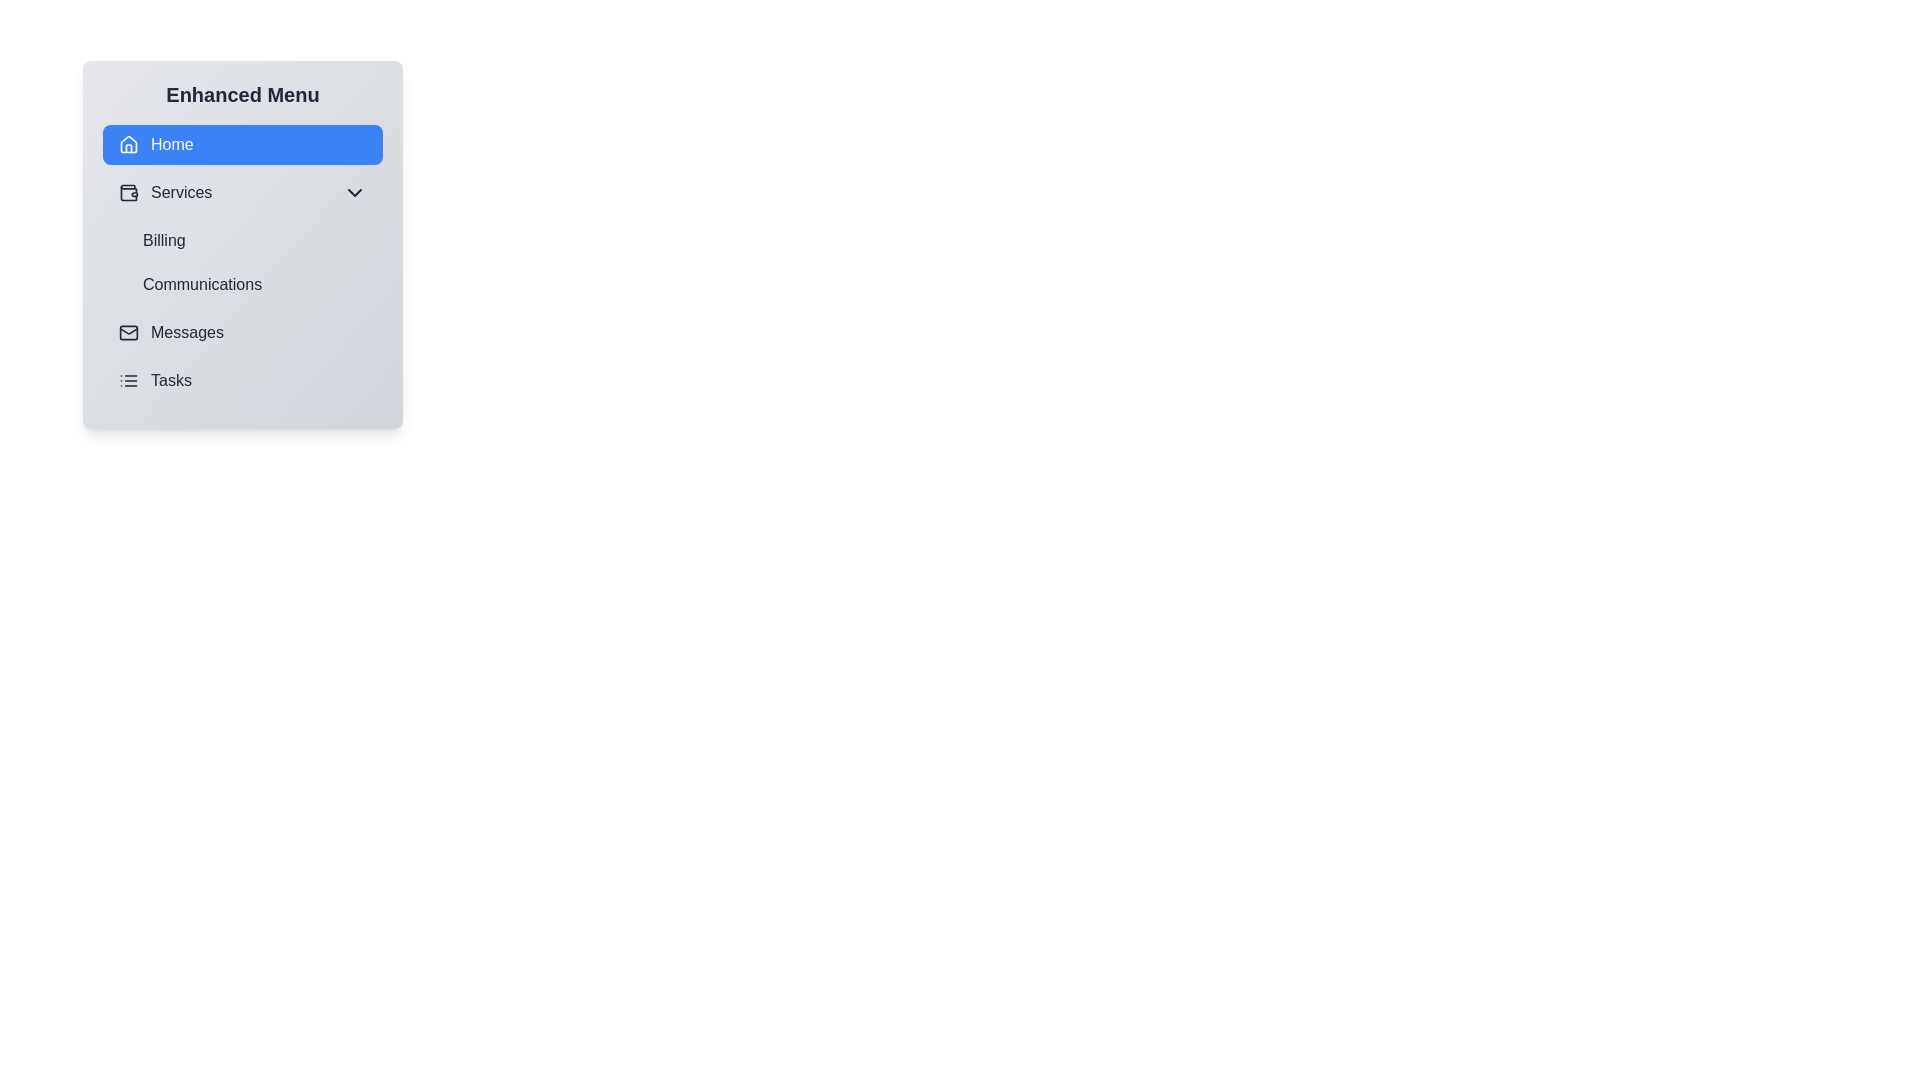 This screenshot has width=1920, height=1080. What do you see at coordinates (187, 331) in the screenshot?
I see `'Messages' navigational label located in the left-hand vertical navigation menu, situated to the right of the envelope-shaped icon` at bounding box center [187, 331].